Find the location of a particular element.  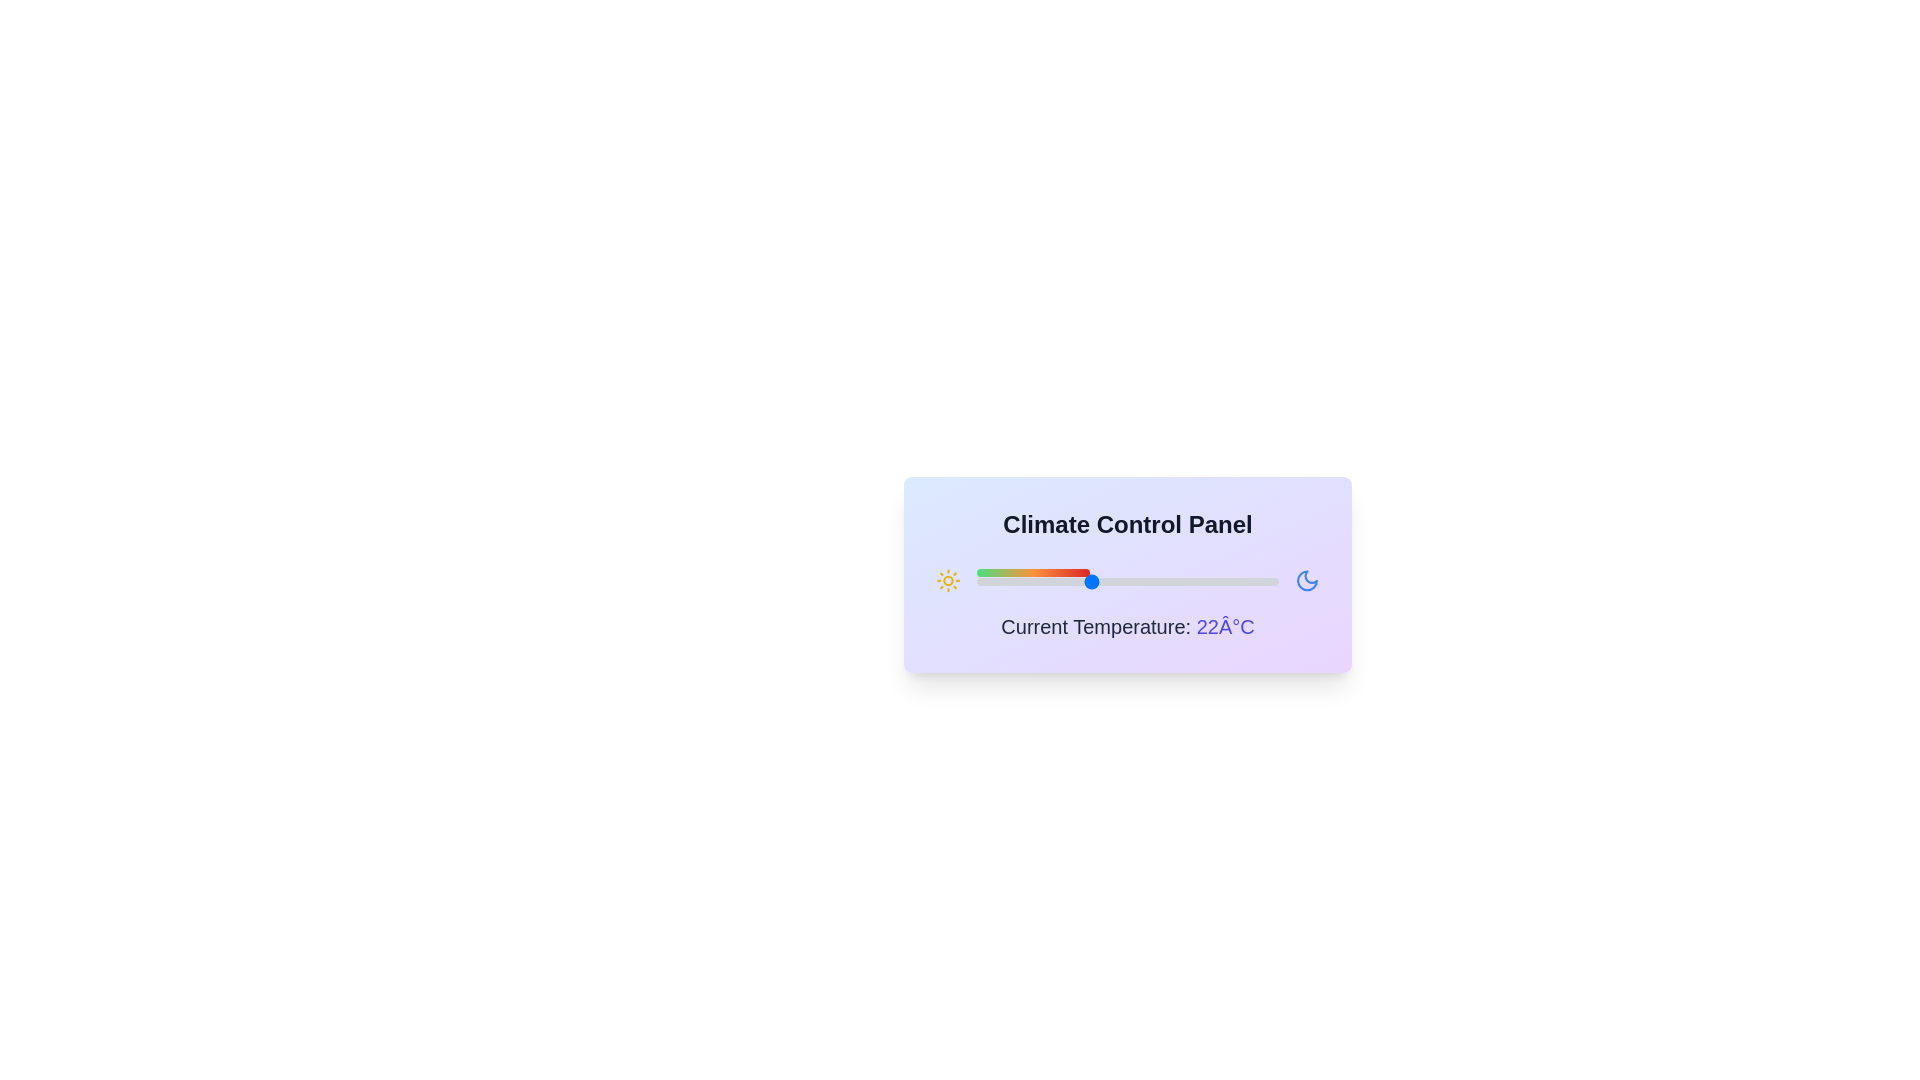

the sun-shaped icon with rays, styled in bright yellow, located in the left section of the control panel is located at coordinates (947, 581).